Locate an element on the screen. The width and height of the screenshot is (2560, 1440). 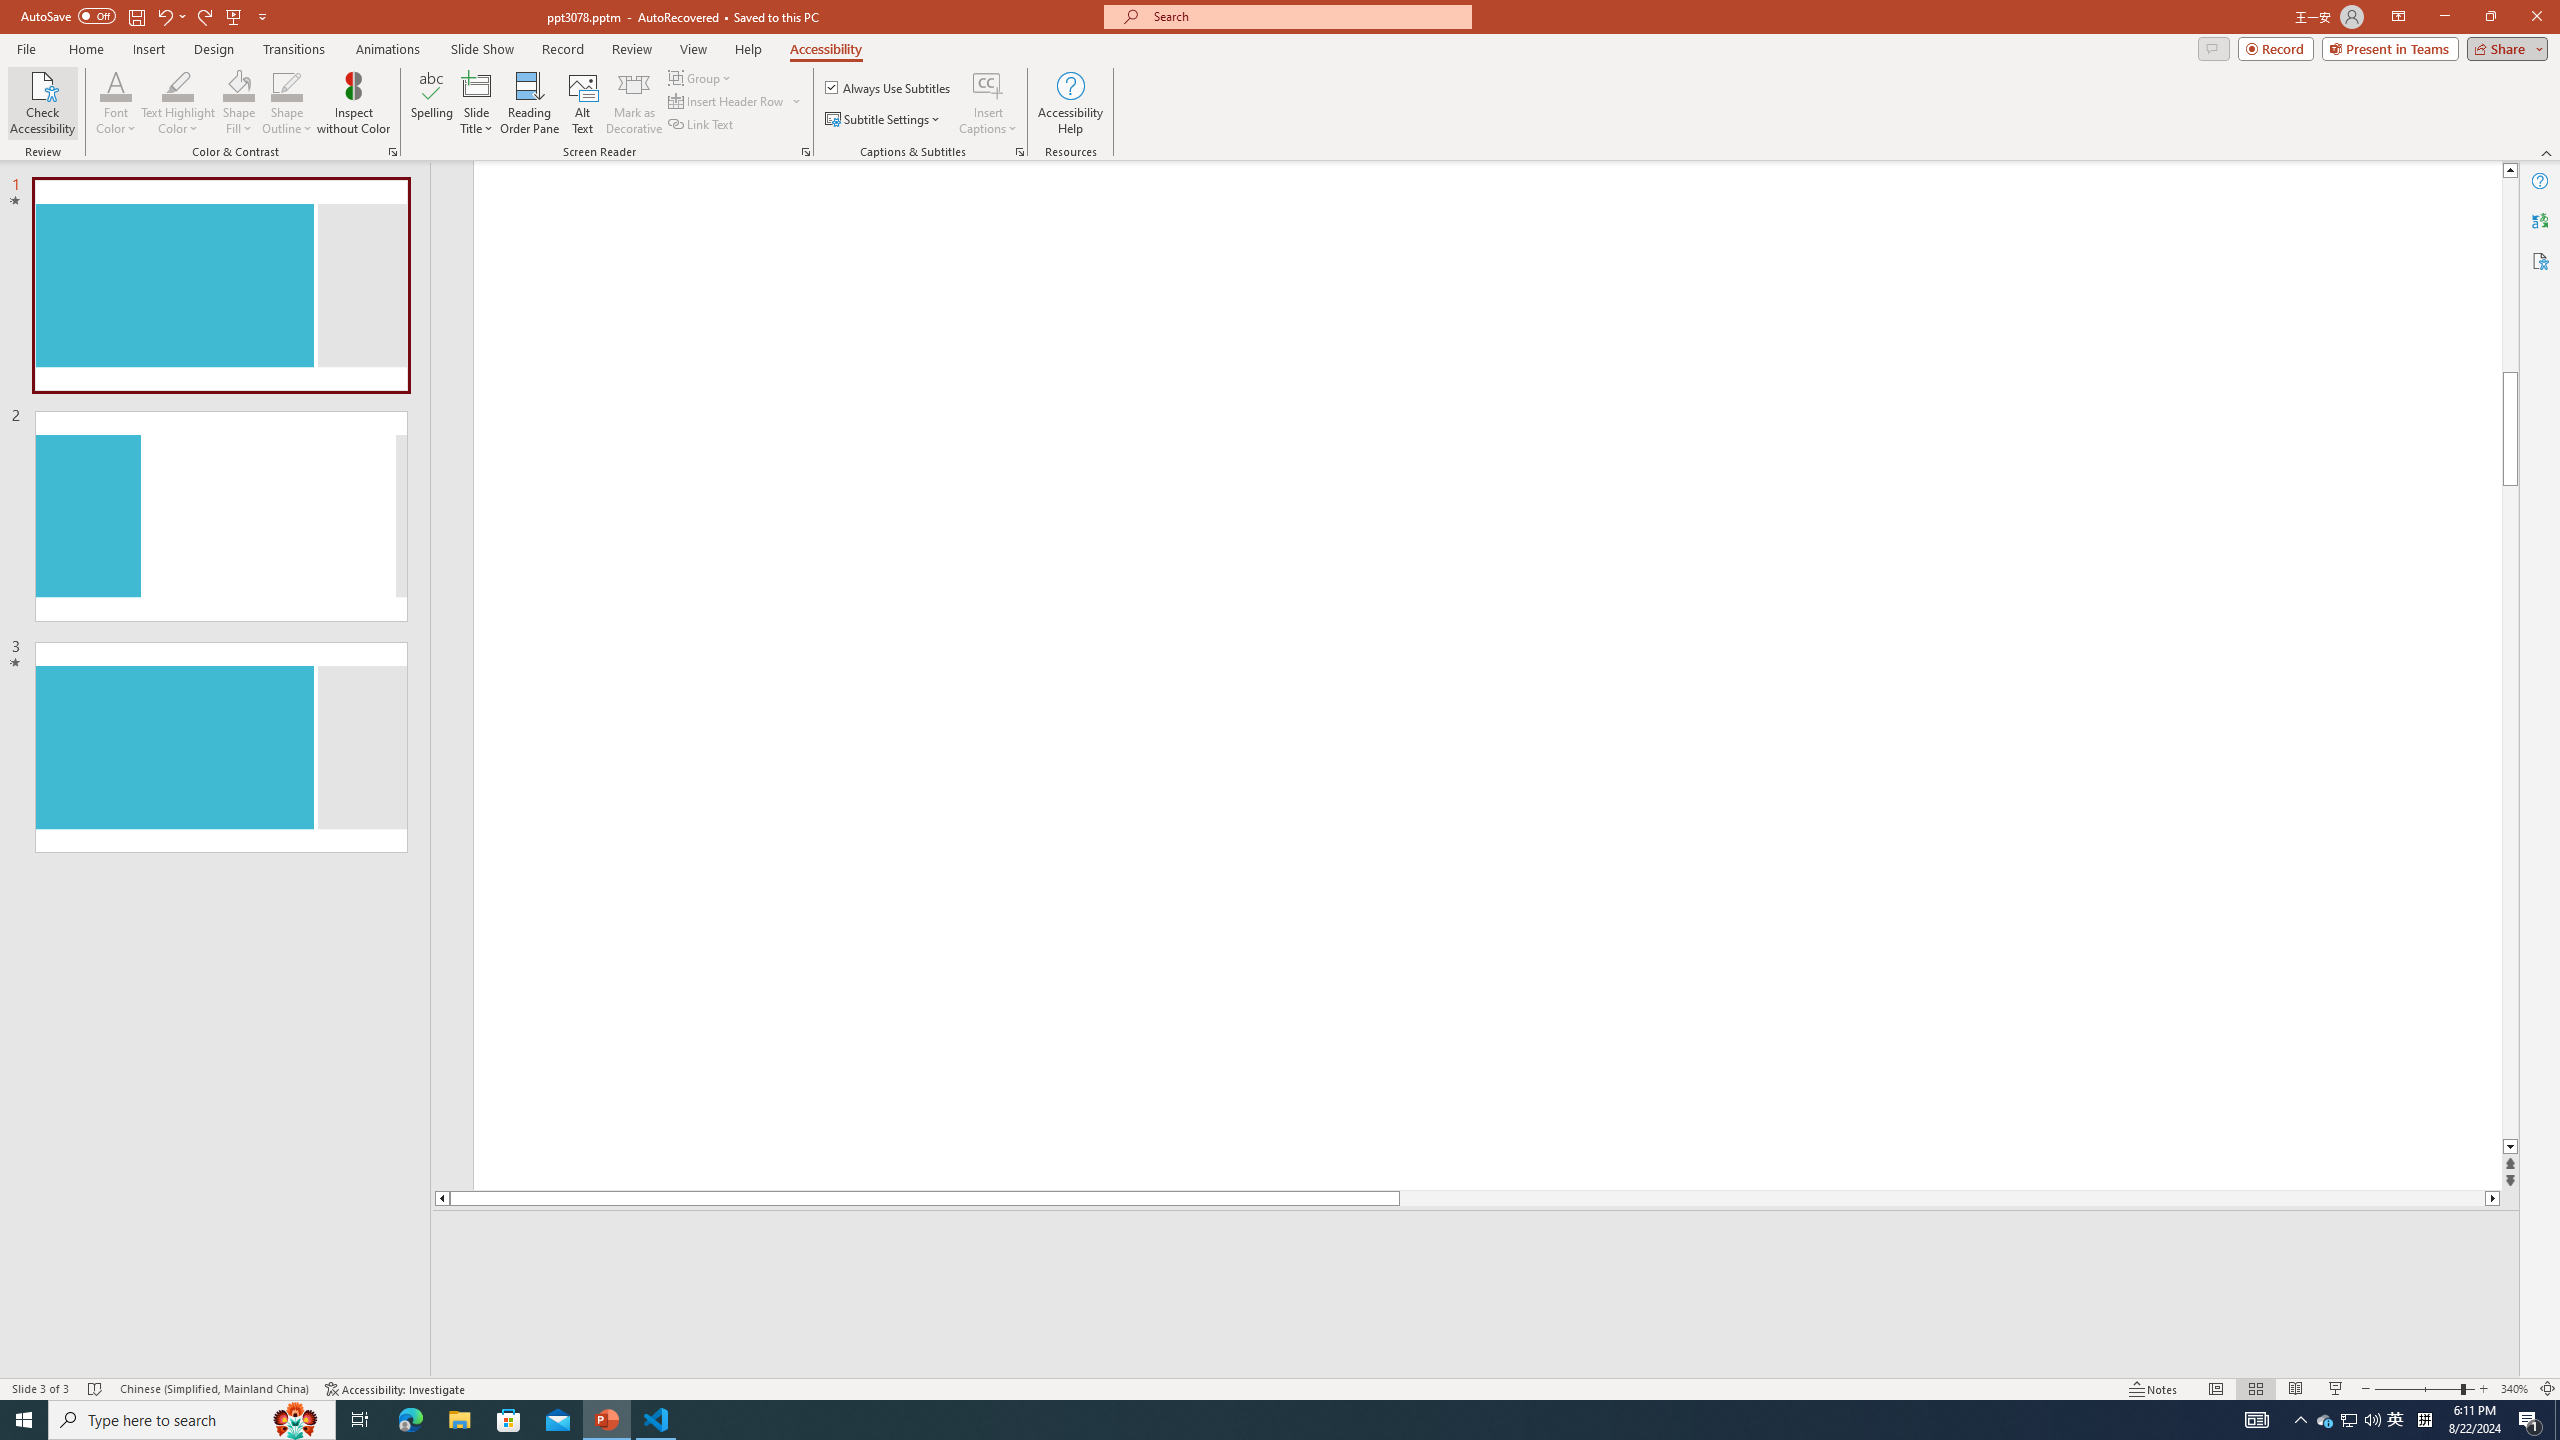
'Accessibility Help' is located at coordinates (1071, 103).